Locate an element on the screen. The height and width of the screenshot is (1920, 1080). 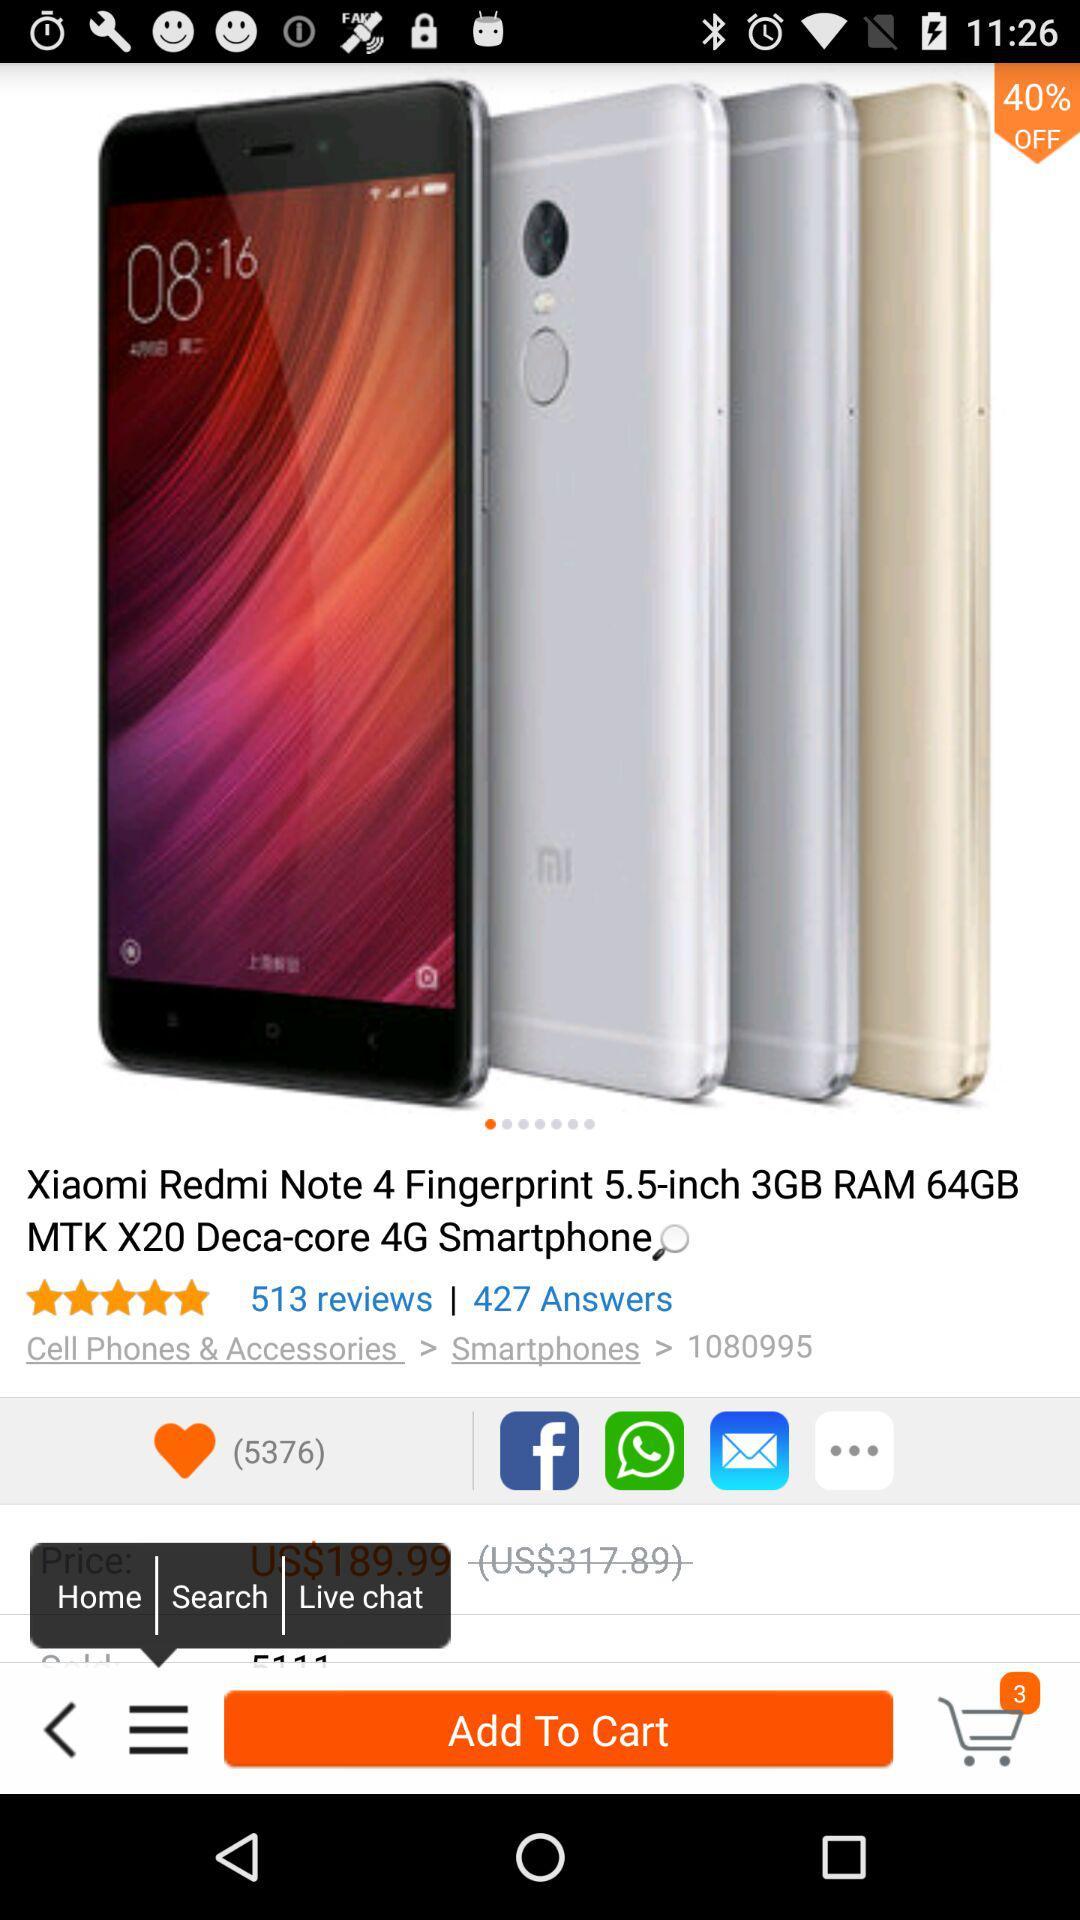
the caret left arrow which is to the left side of three horizontal bar is located at coordinates (59, 1728).